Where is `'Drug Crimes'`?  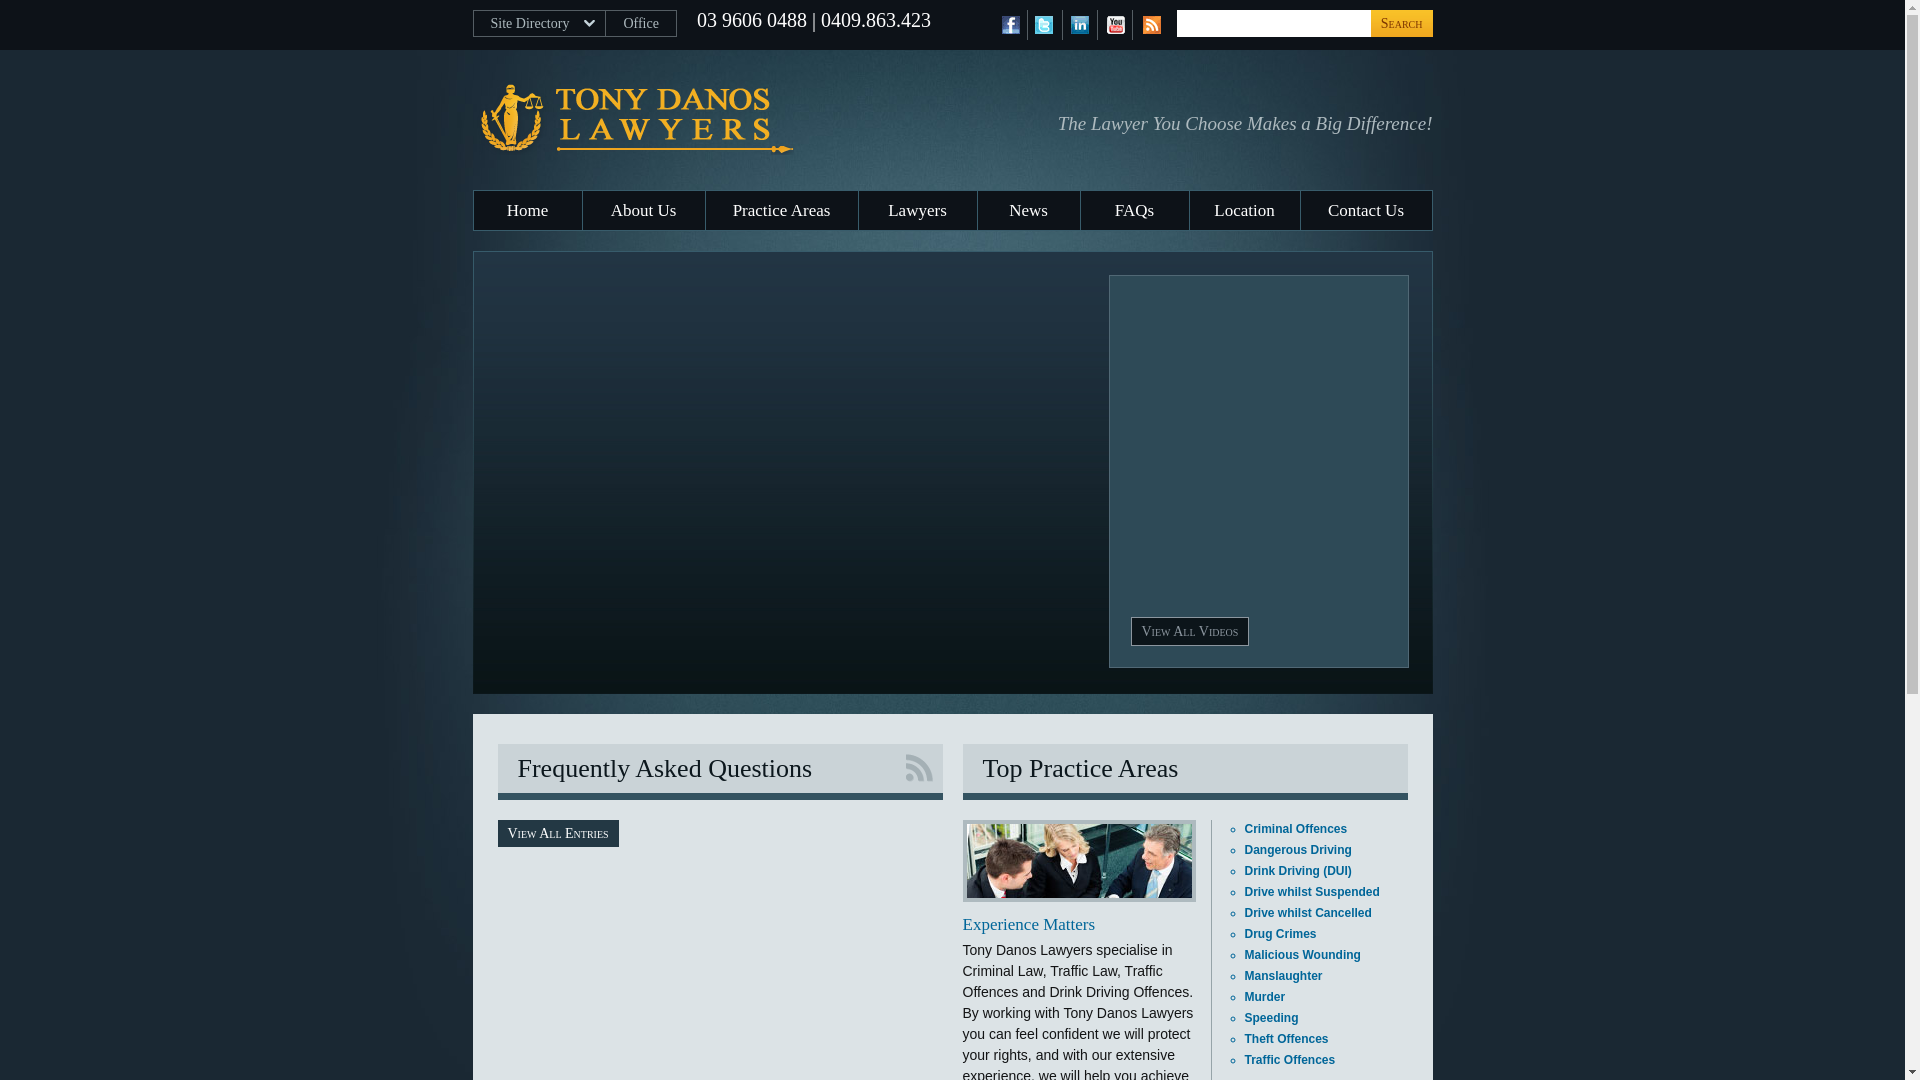 'Drug Crimes' is located at coordinates (1242, 933).